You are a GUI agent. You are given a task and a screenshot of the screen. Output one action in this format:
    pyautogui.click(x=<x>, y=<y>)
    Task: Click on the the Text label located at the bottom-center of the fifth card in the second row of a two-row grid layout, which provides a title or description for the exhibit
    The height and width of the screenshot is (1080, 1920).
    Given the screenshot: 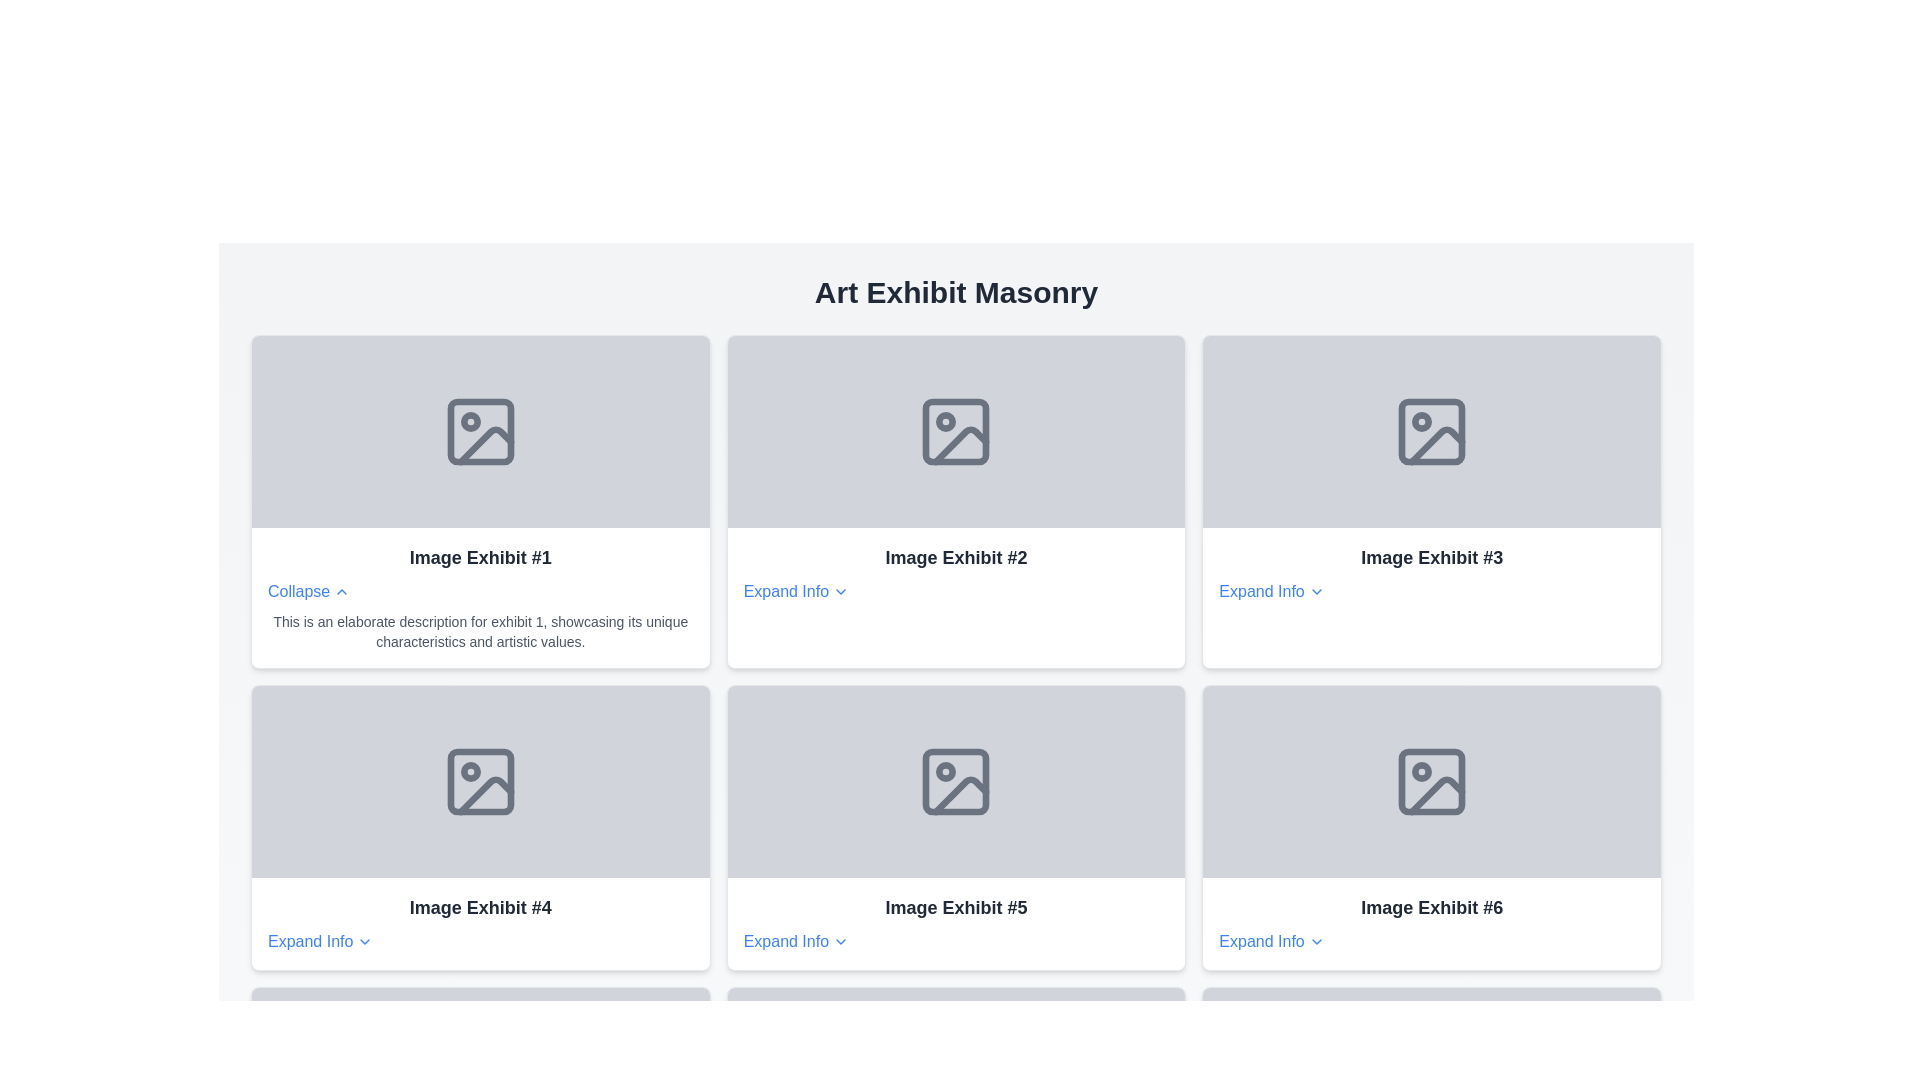 What is the action you would take?
    pyautogui.click(x=955, y=907)
    